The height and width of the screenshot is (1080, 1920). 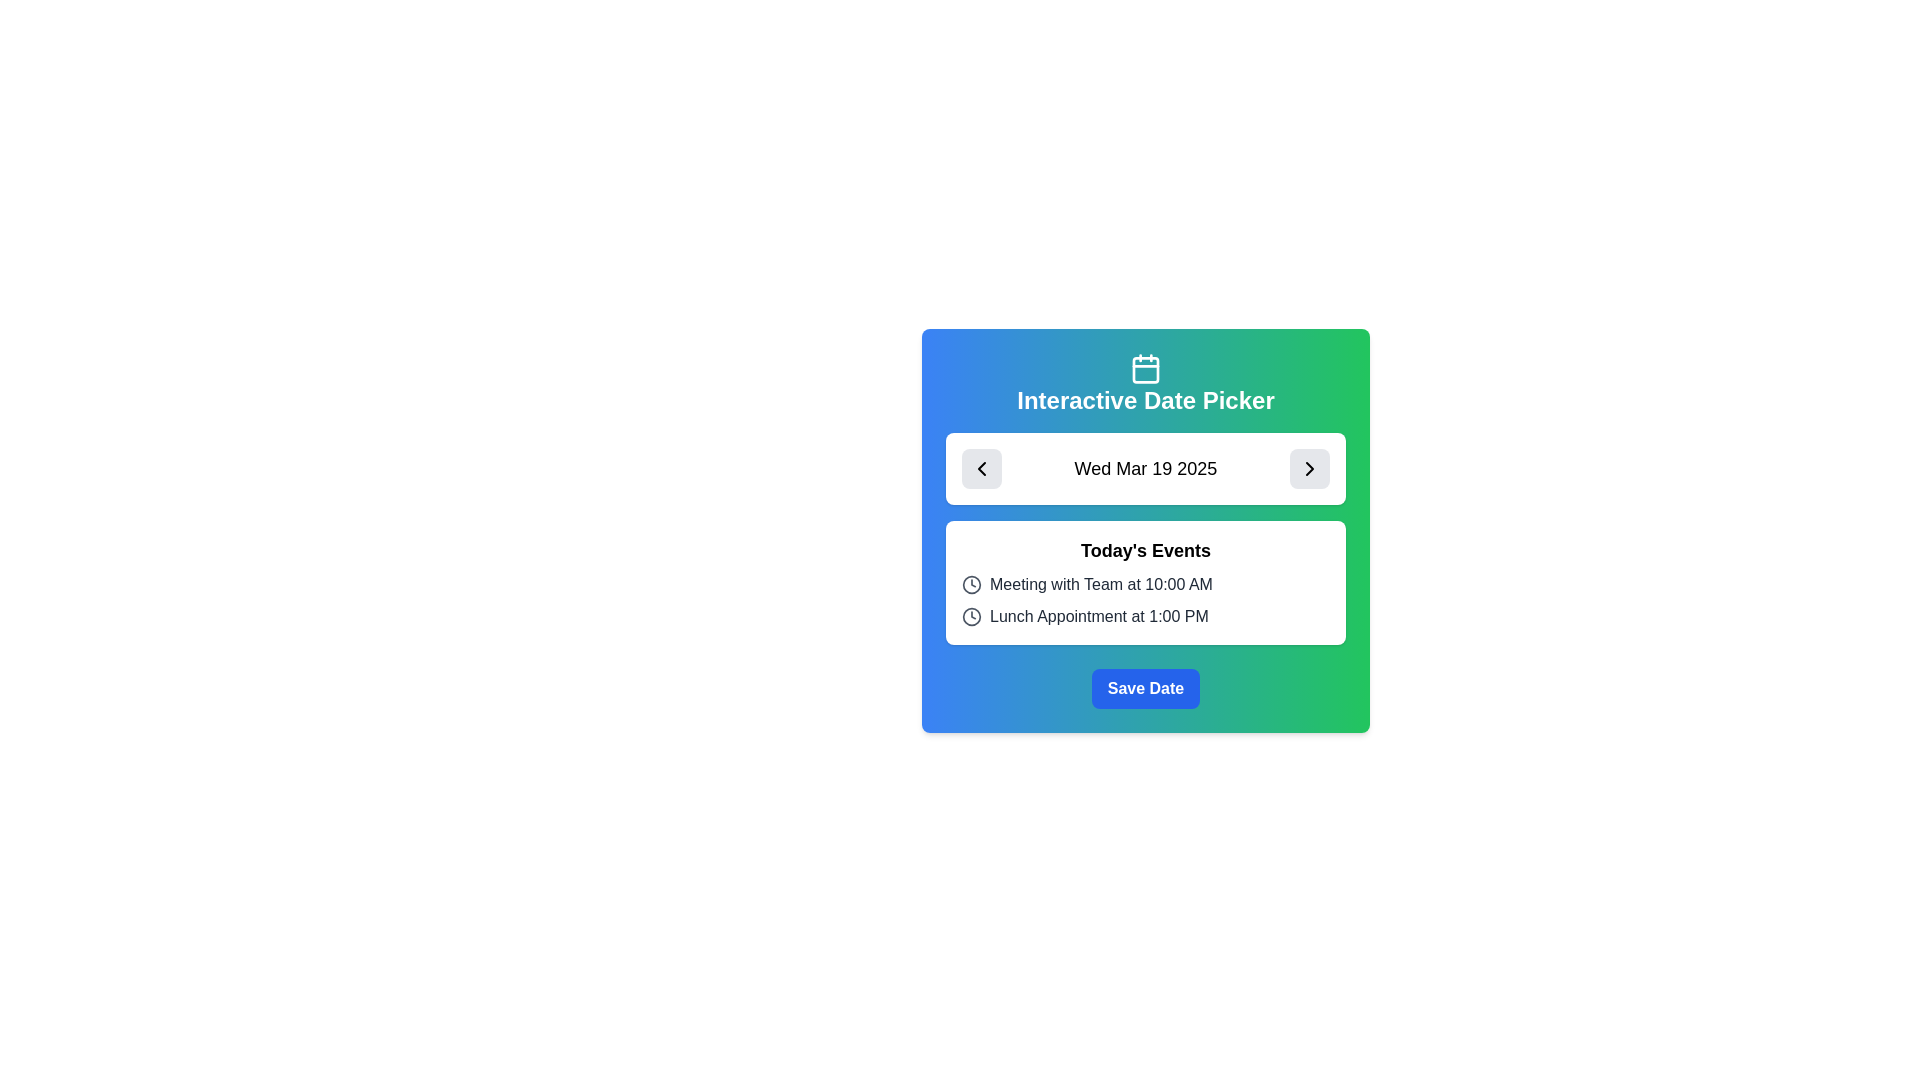 I want to click on the Text Label that serves as a header for upcoming events, located below the date picker header in the white section, so click(x=1146, y=551).